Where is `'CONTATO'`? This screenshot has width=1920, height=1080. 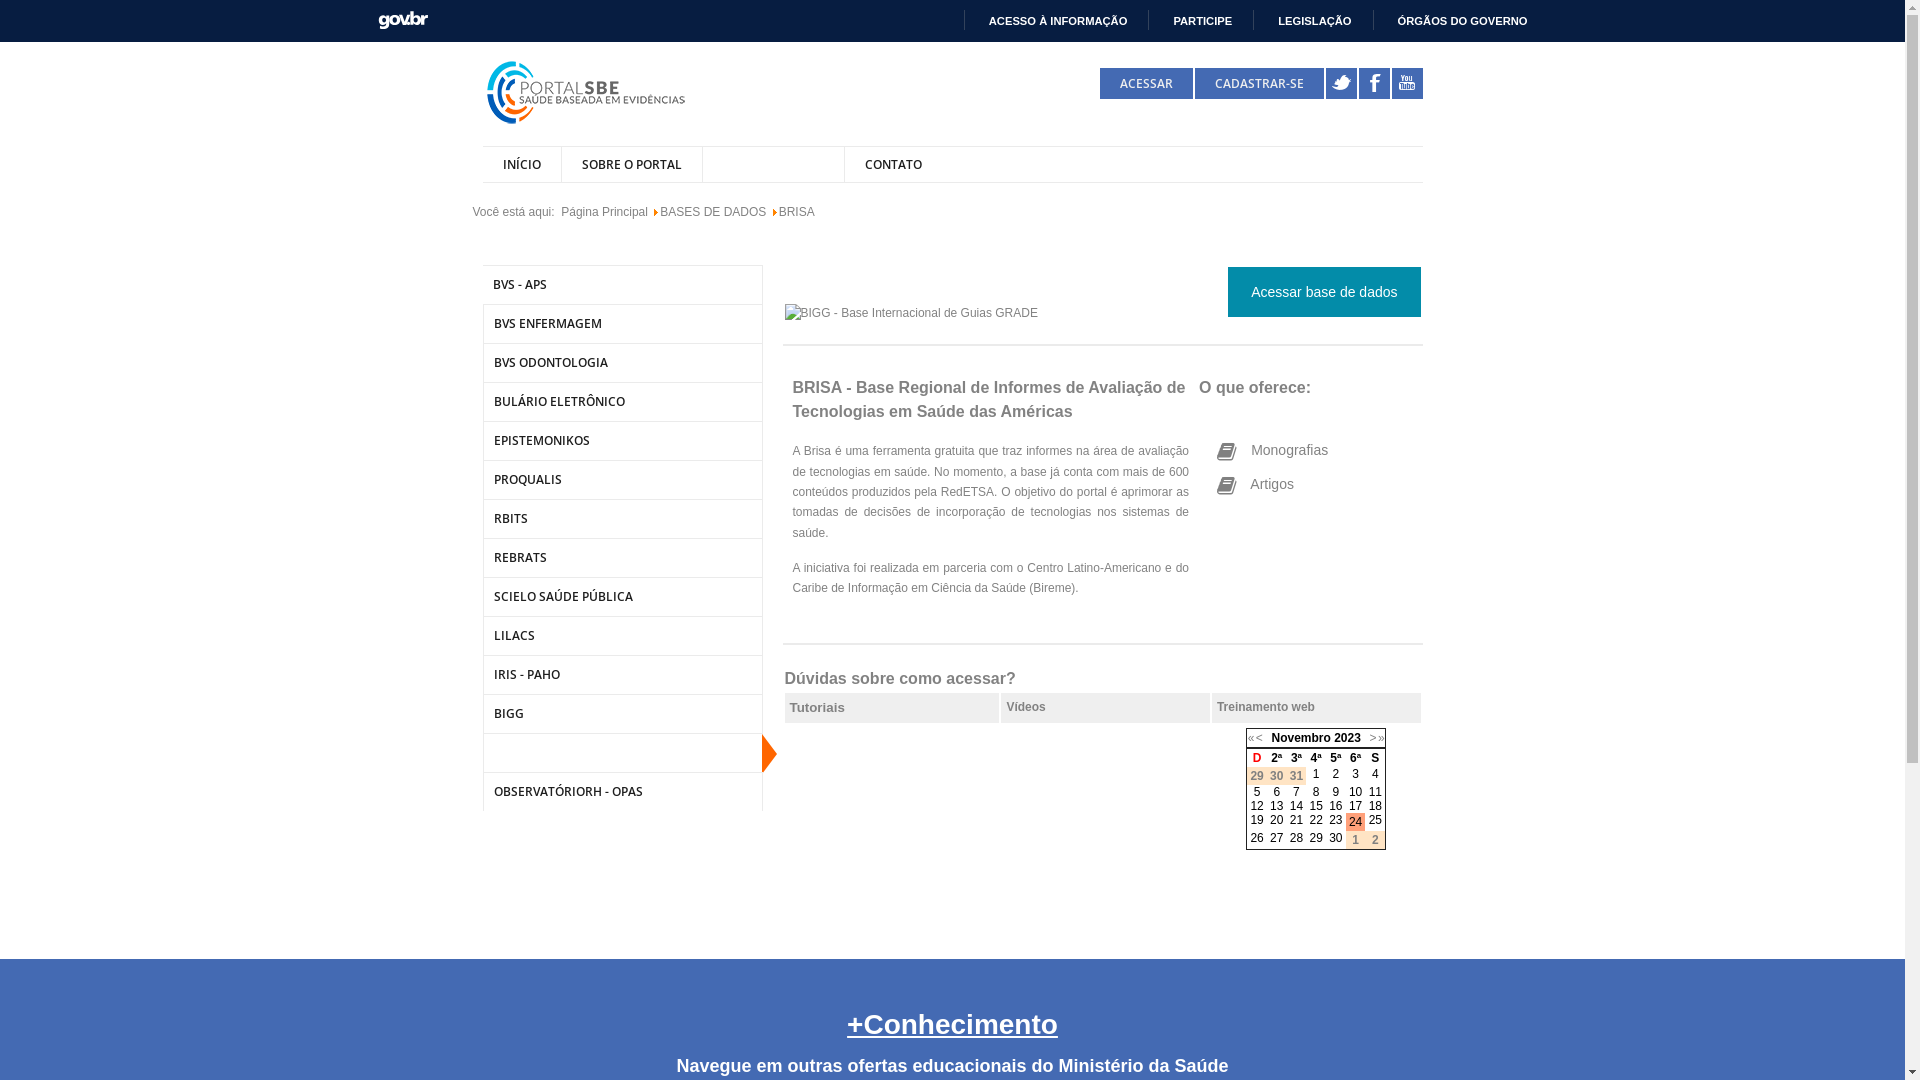 'CONTATO' is located at coordinates (891, 163).